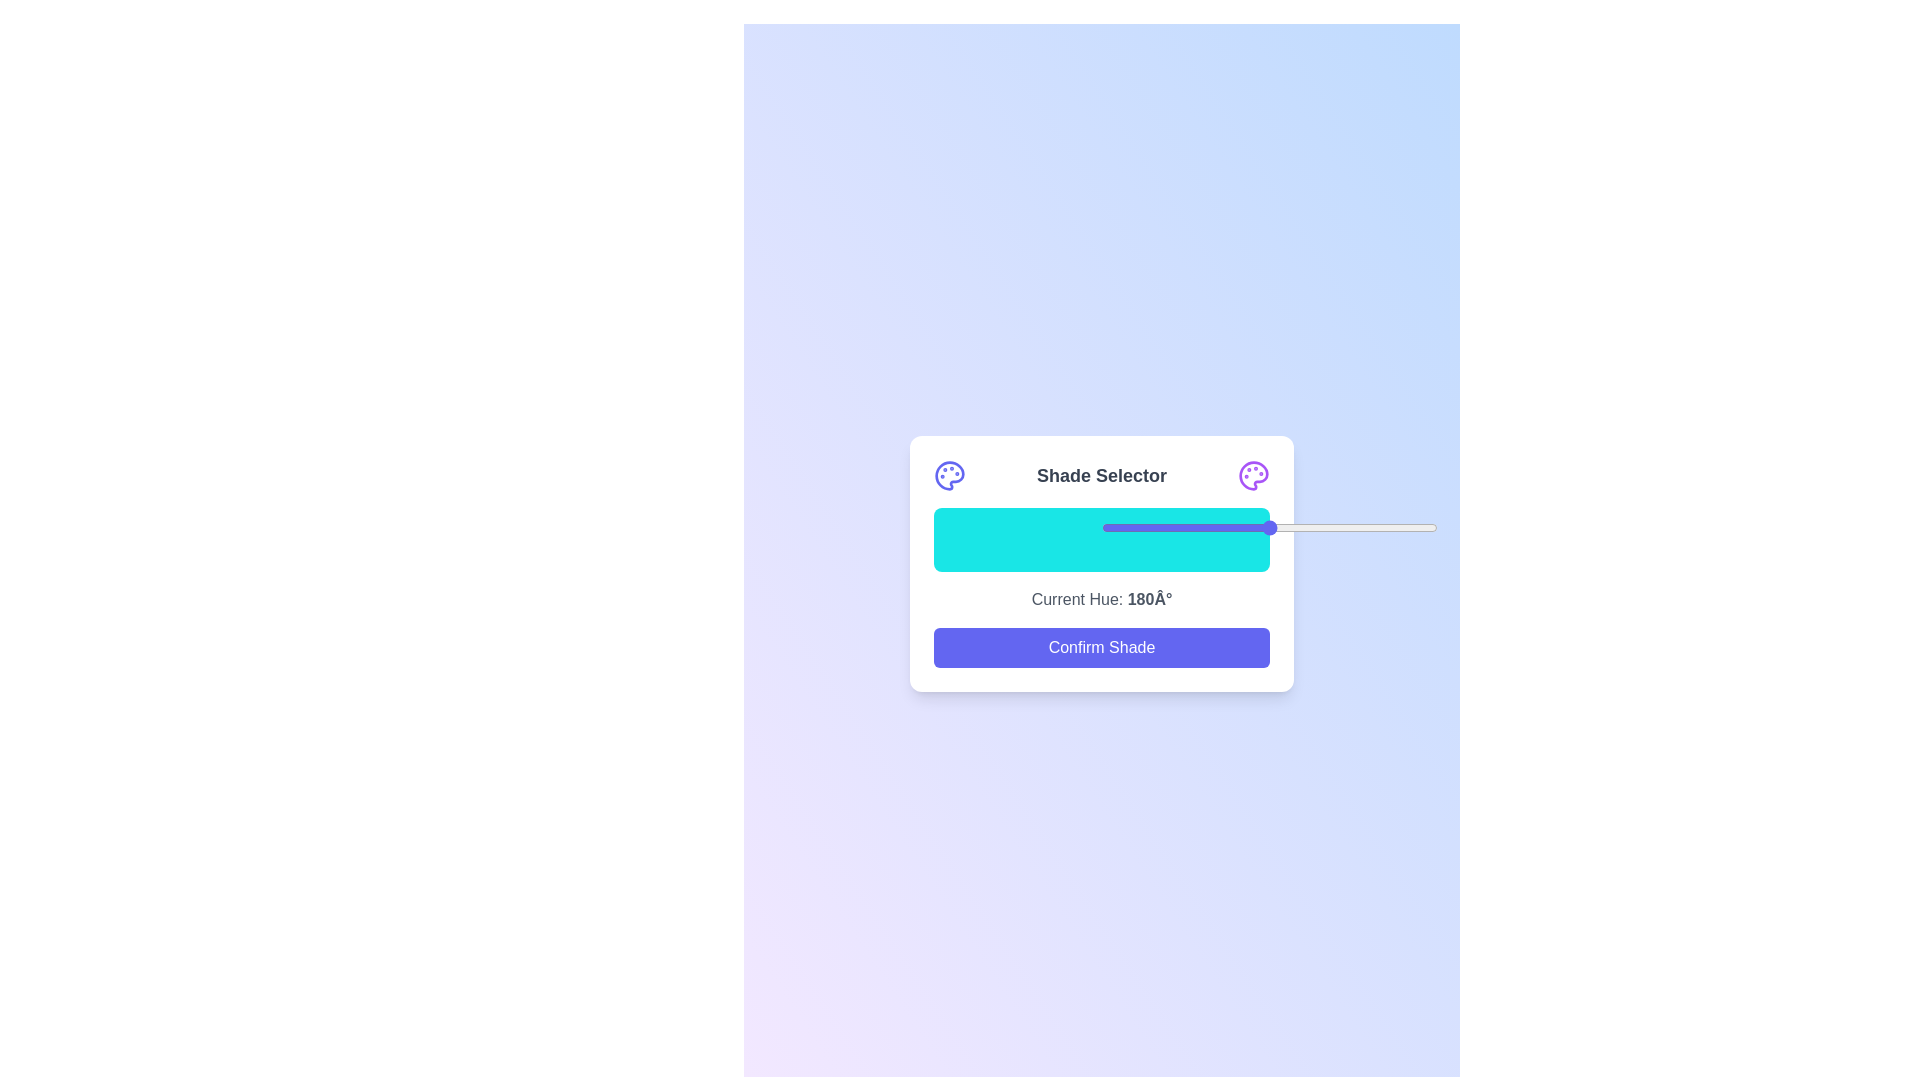 The height and width of the screenshot is (1080, 1920). I want to click on the slider to set the shade to 37%, so click(1225, 527).